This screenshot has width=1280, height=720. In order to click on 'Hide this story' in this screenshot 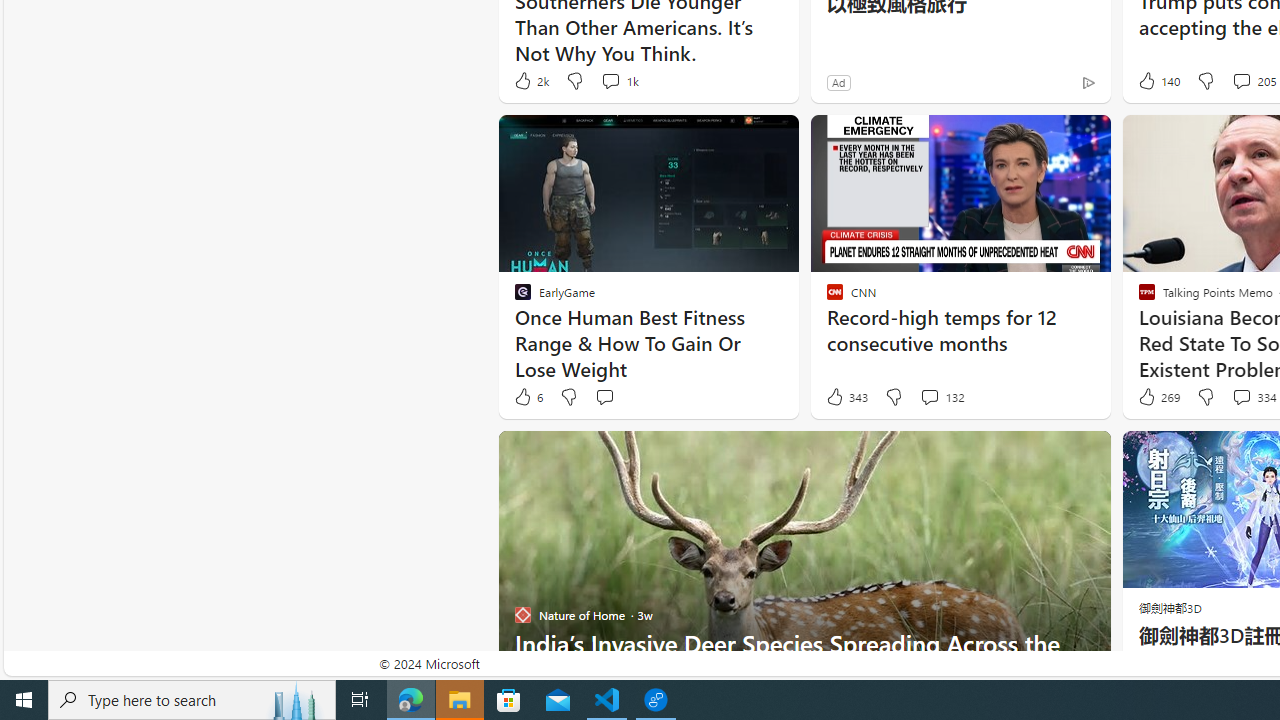, I will do `click(1049, 455)`.